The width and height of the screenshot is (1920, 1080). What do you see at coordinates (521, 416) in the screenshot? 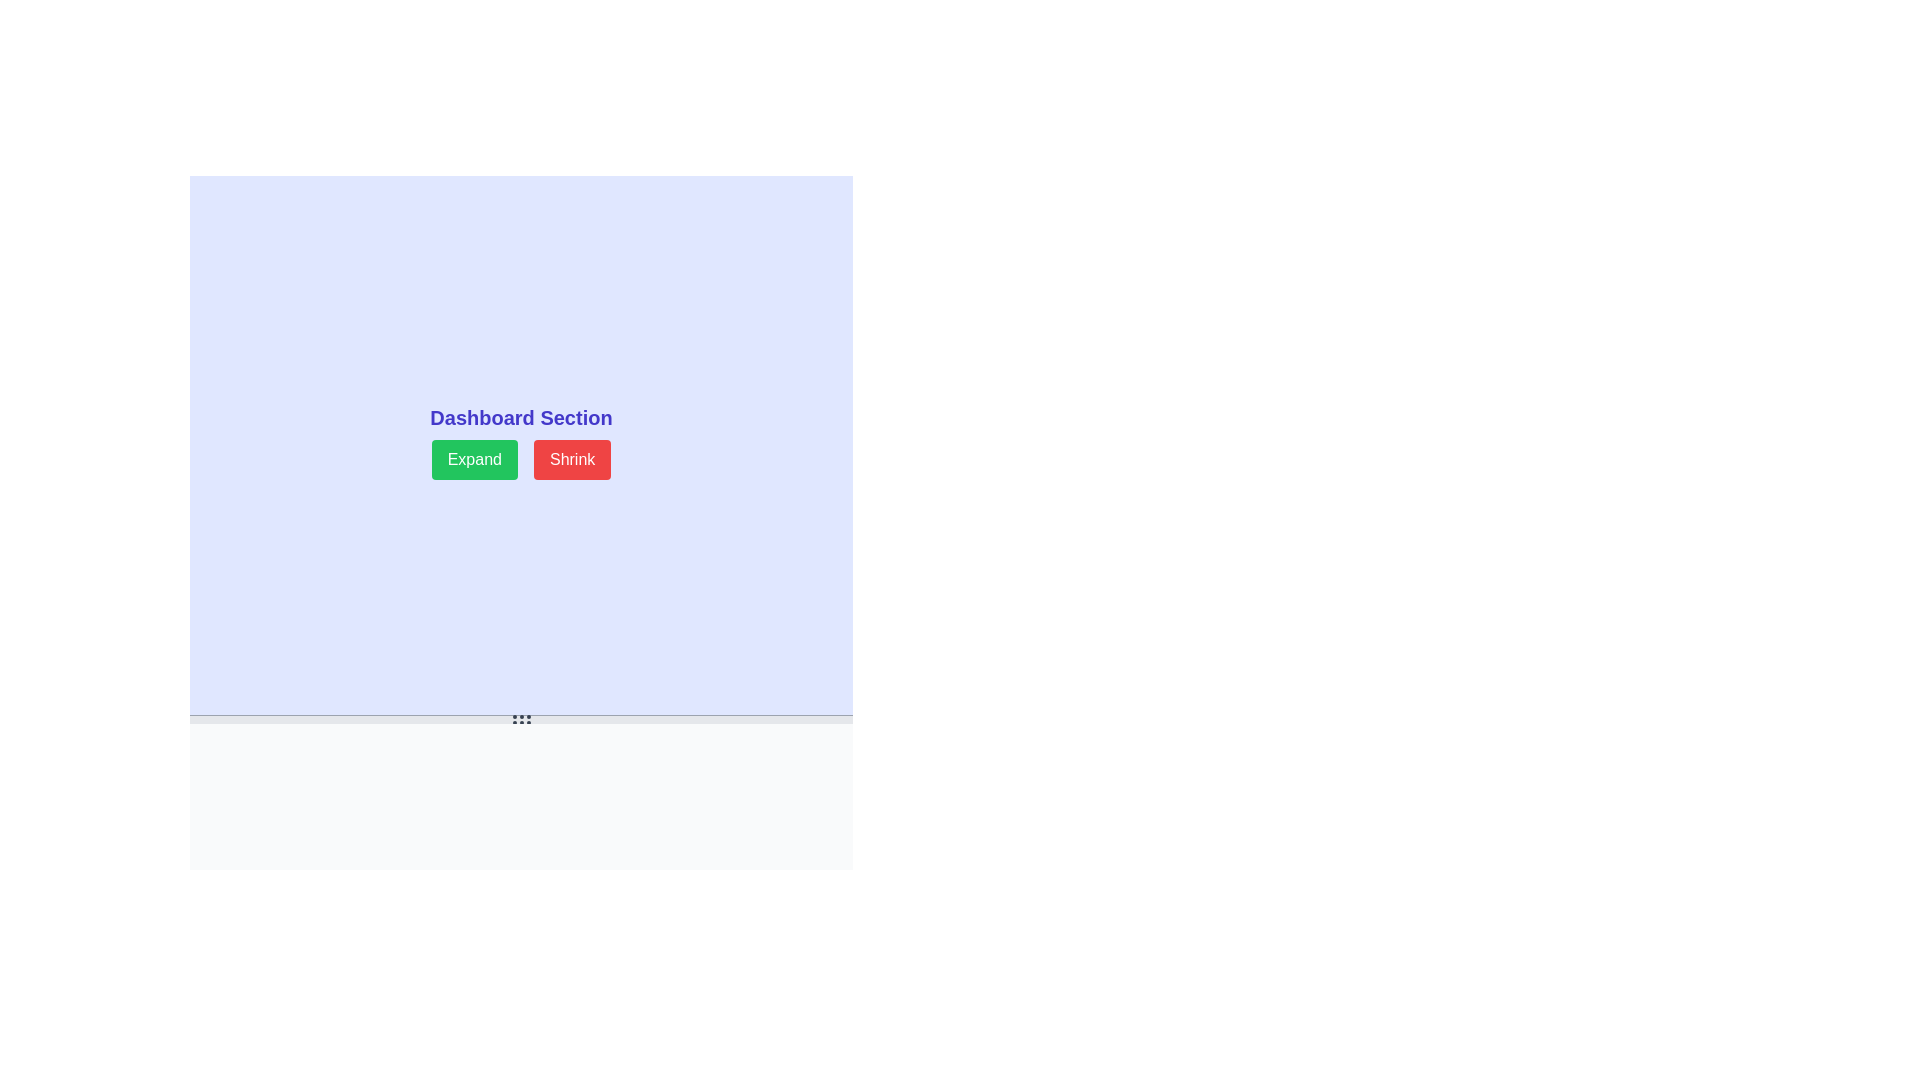
I see `the 'Dashboard Section' text label, which is styled in bold and large indigo font on a light indigo background, positioned centrally above the 'Expand' and 'Shrink' buttons` at bounding box center [521, 416].